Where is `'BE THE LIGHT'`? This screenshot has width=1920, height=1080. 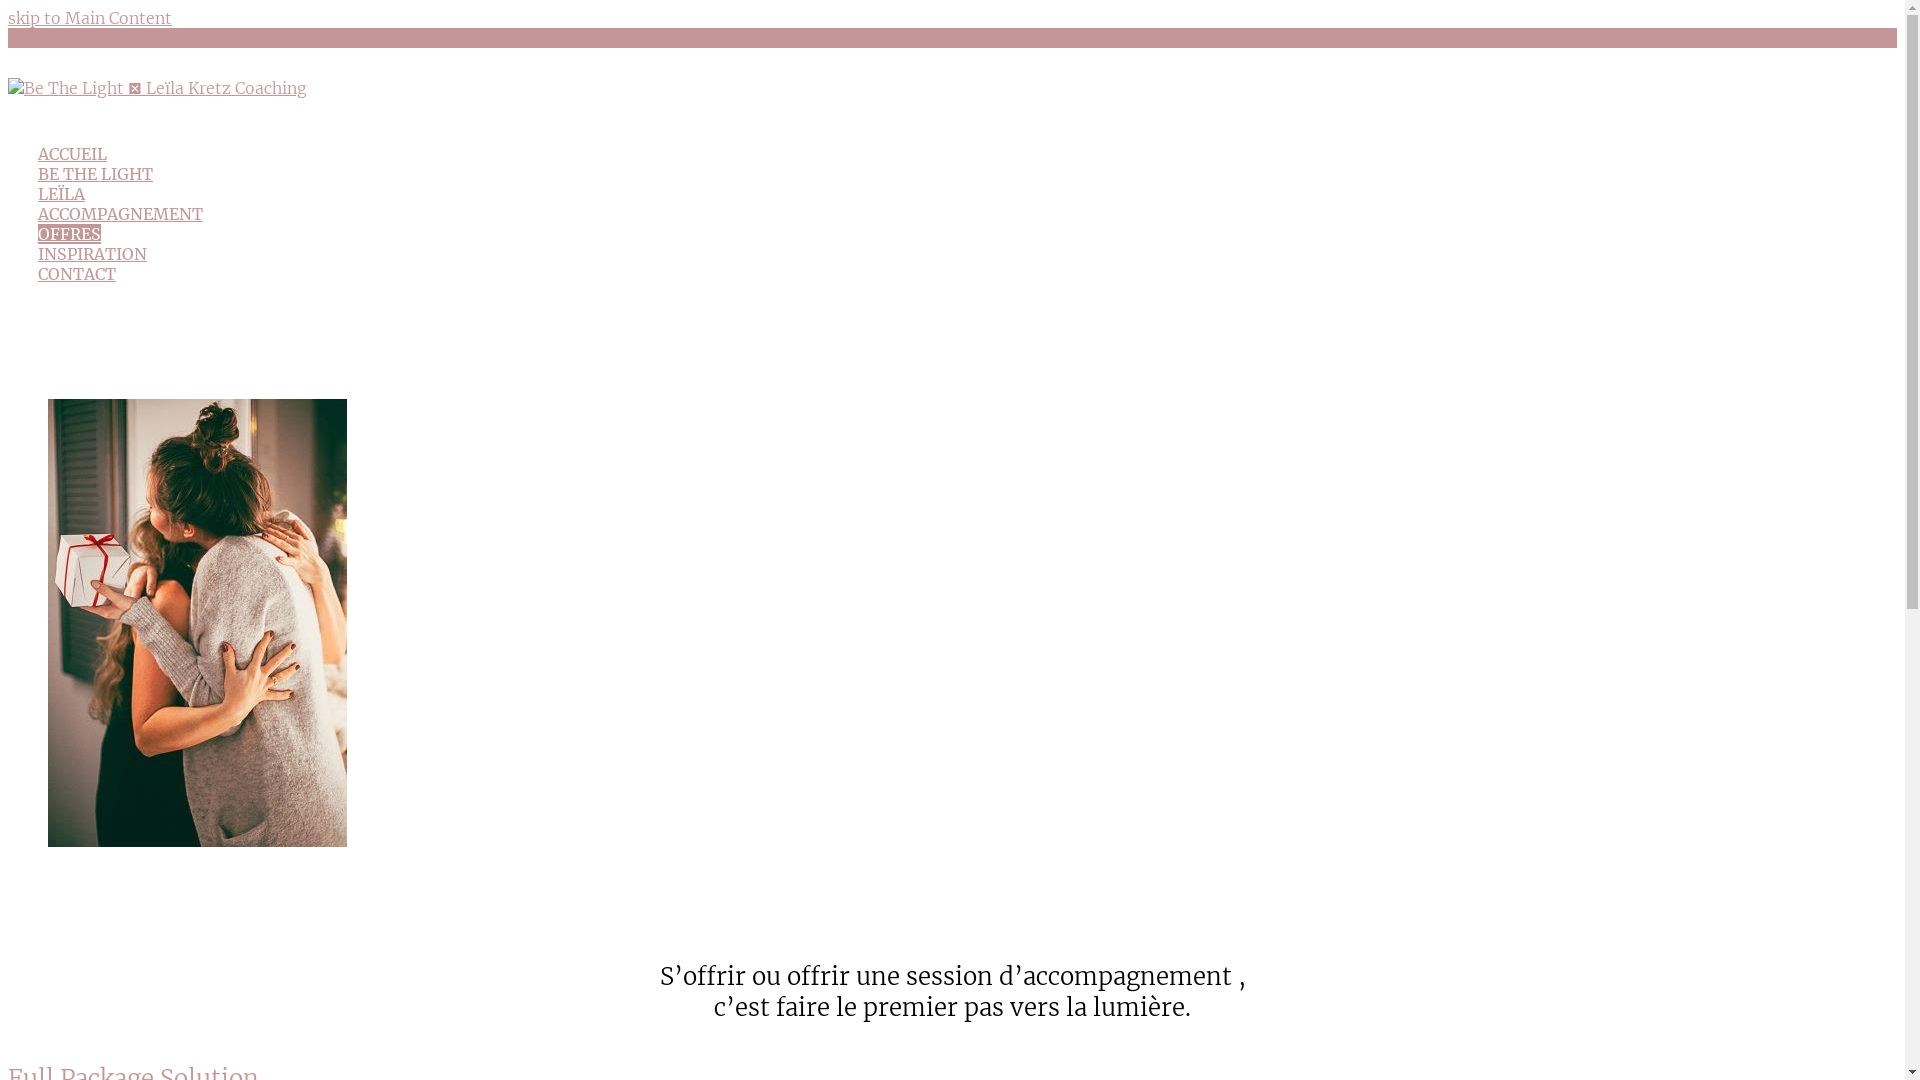
'BE THE LIGHT' is located at coordinates (94, 172).